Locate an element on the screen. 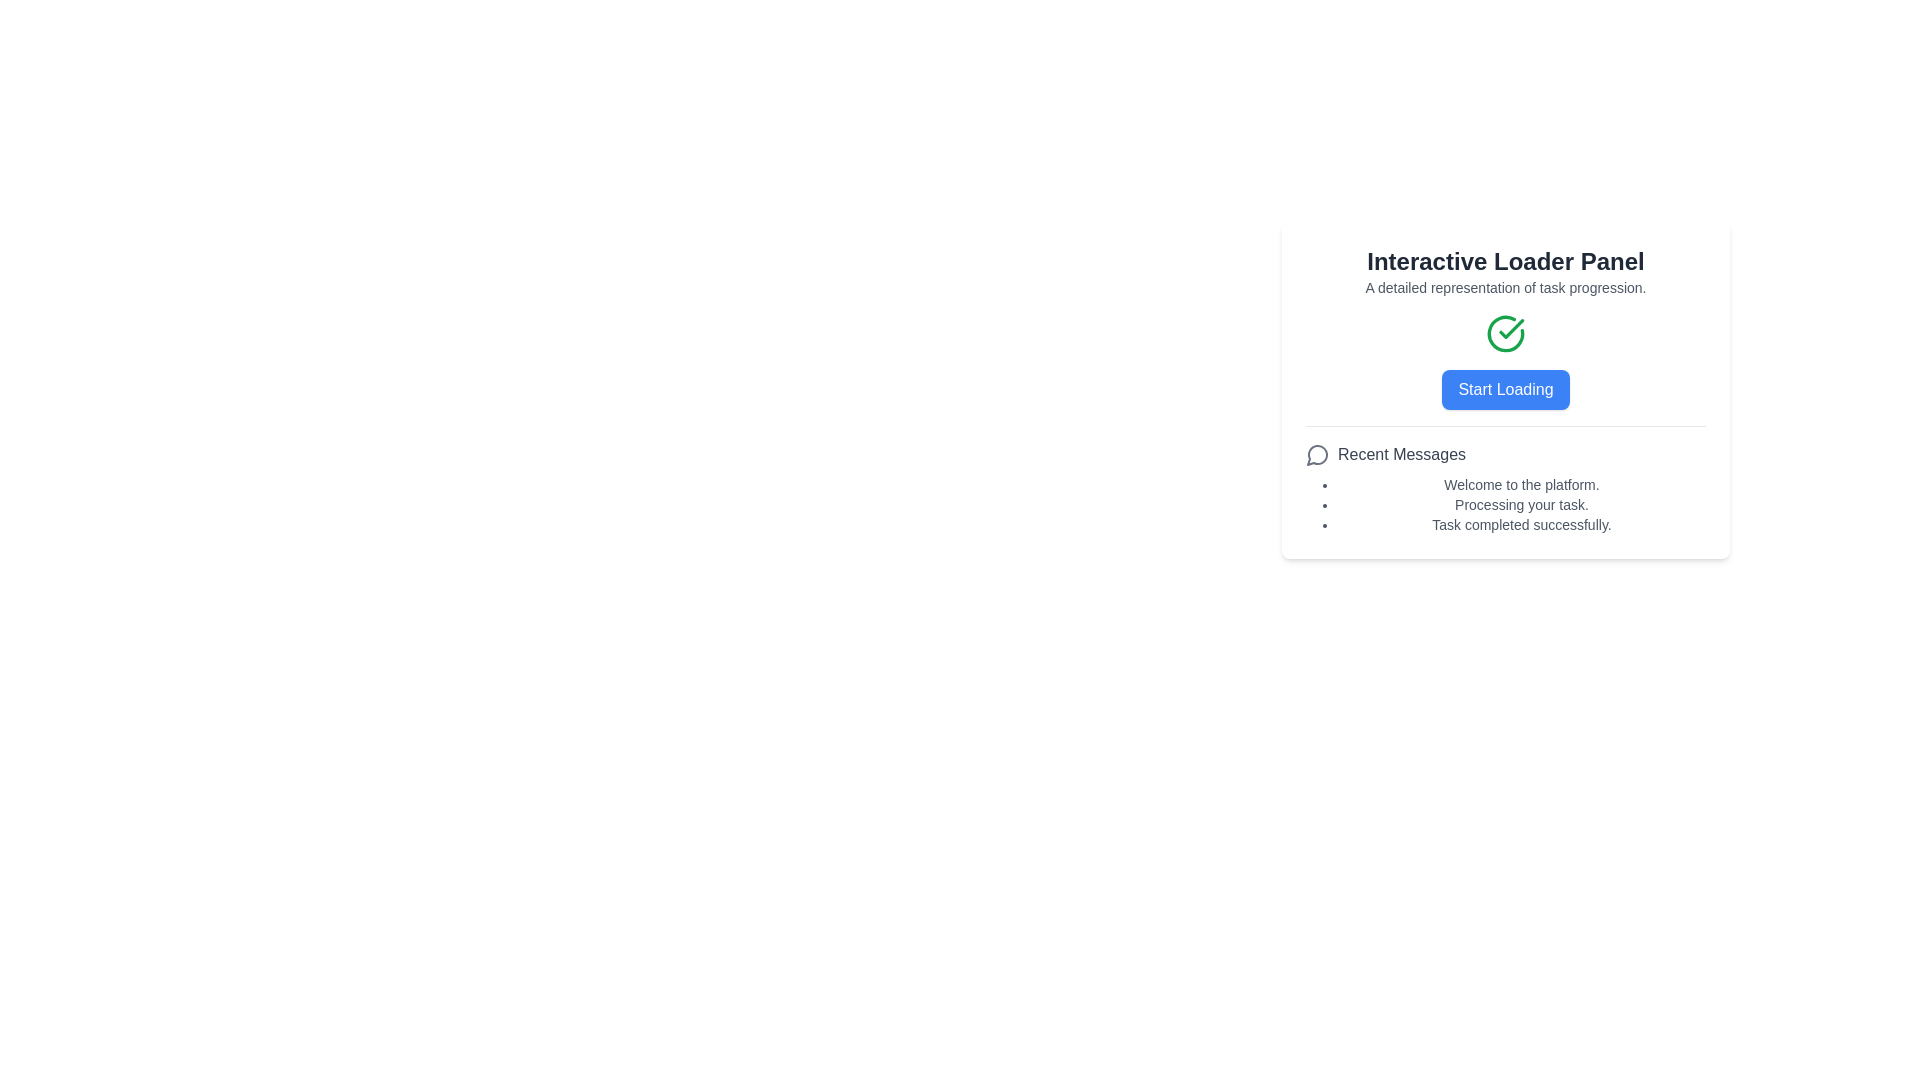 The width and height of the screenshot is (1920, 1080). text snippet displaying 'Welcome to the platform.' which is the first item in the 'Recent Messages' panel is located at coordinates (1520, 485).